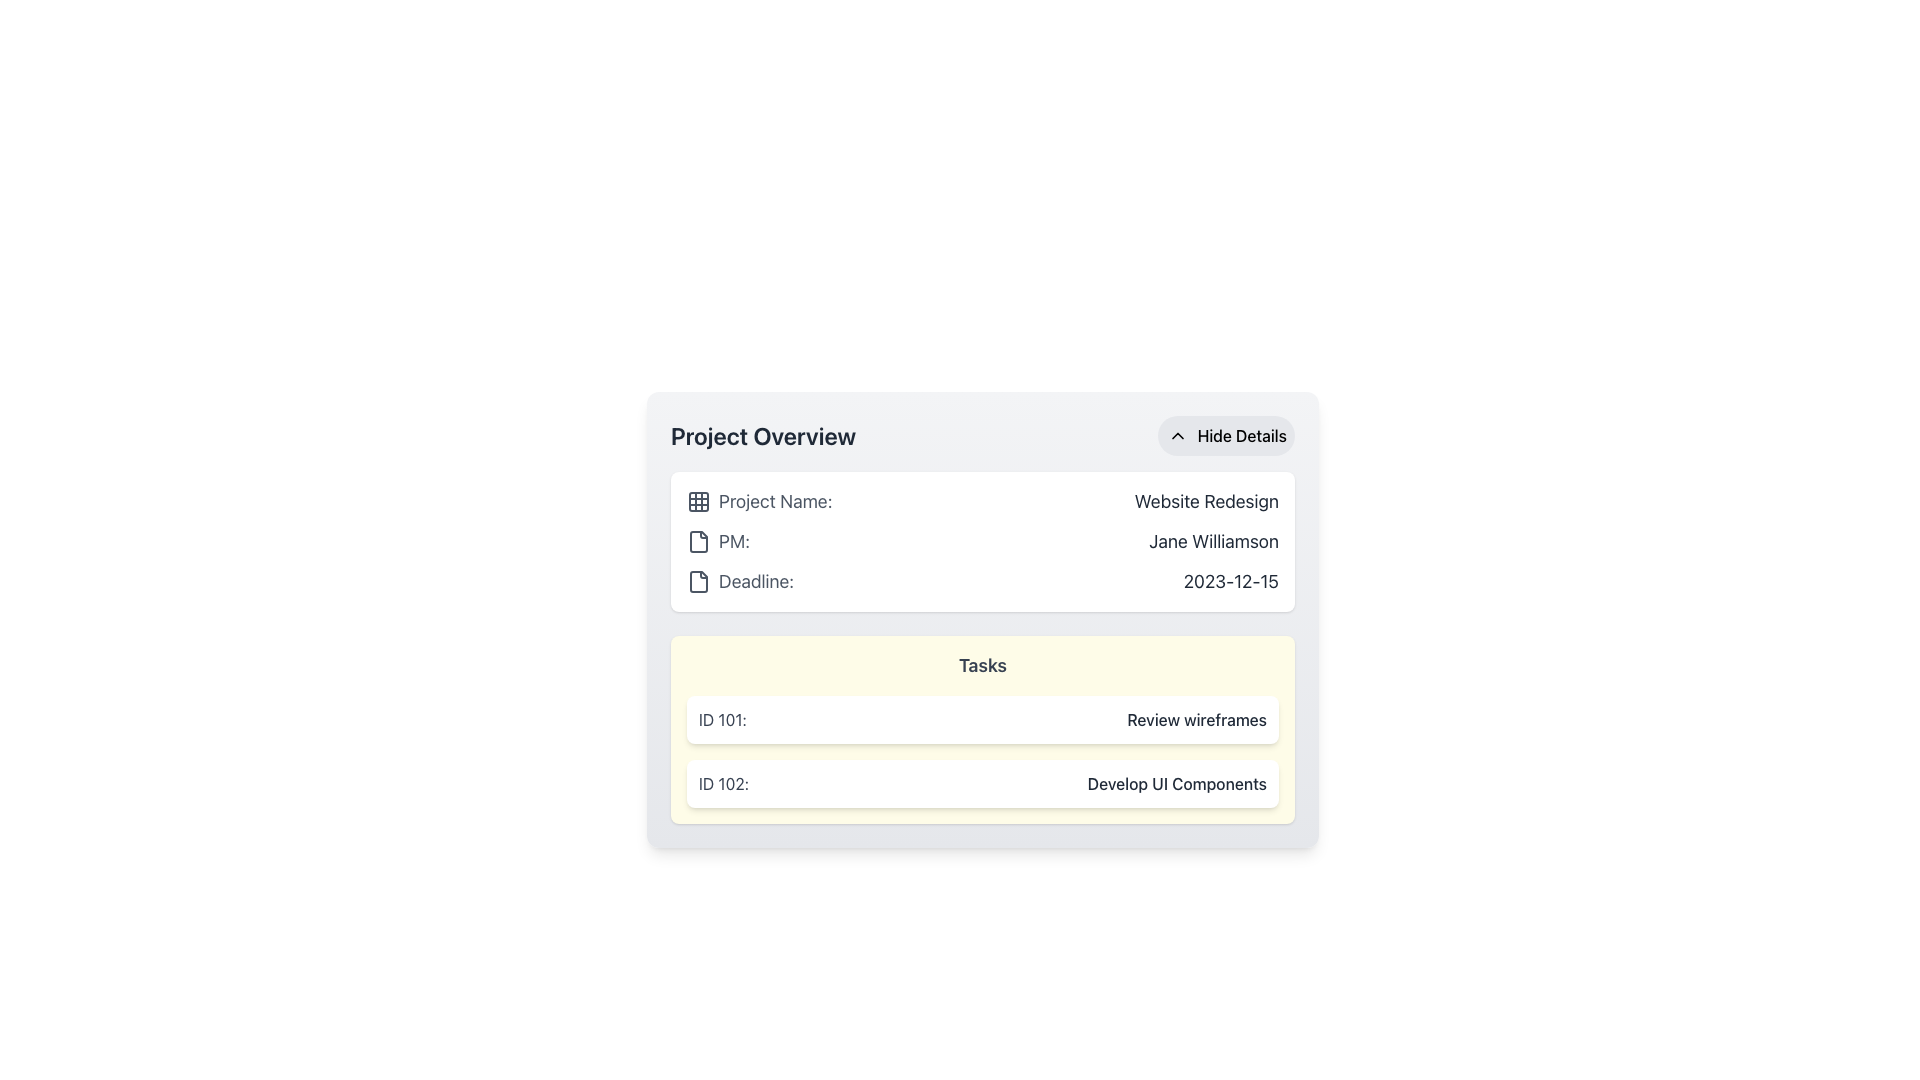 Image resolution: width=1920 pixels, height=1080 pixels. What do you see at coordinates (699, 500) in the screenshot?
I see `the central grid cell of the top row in the 3x3 grid icon, which is used for categorization or selection` at bounding box center [699, 500].